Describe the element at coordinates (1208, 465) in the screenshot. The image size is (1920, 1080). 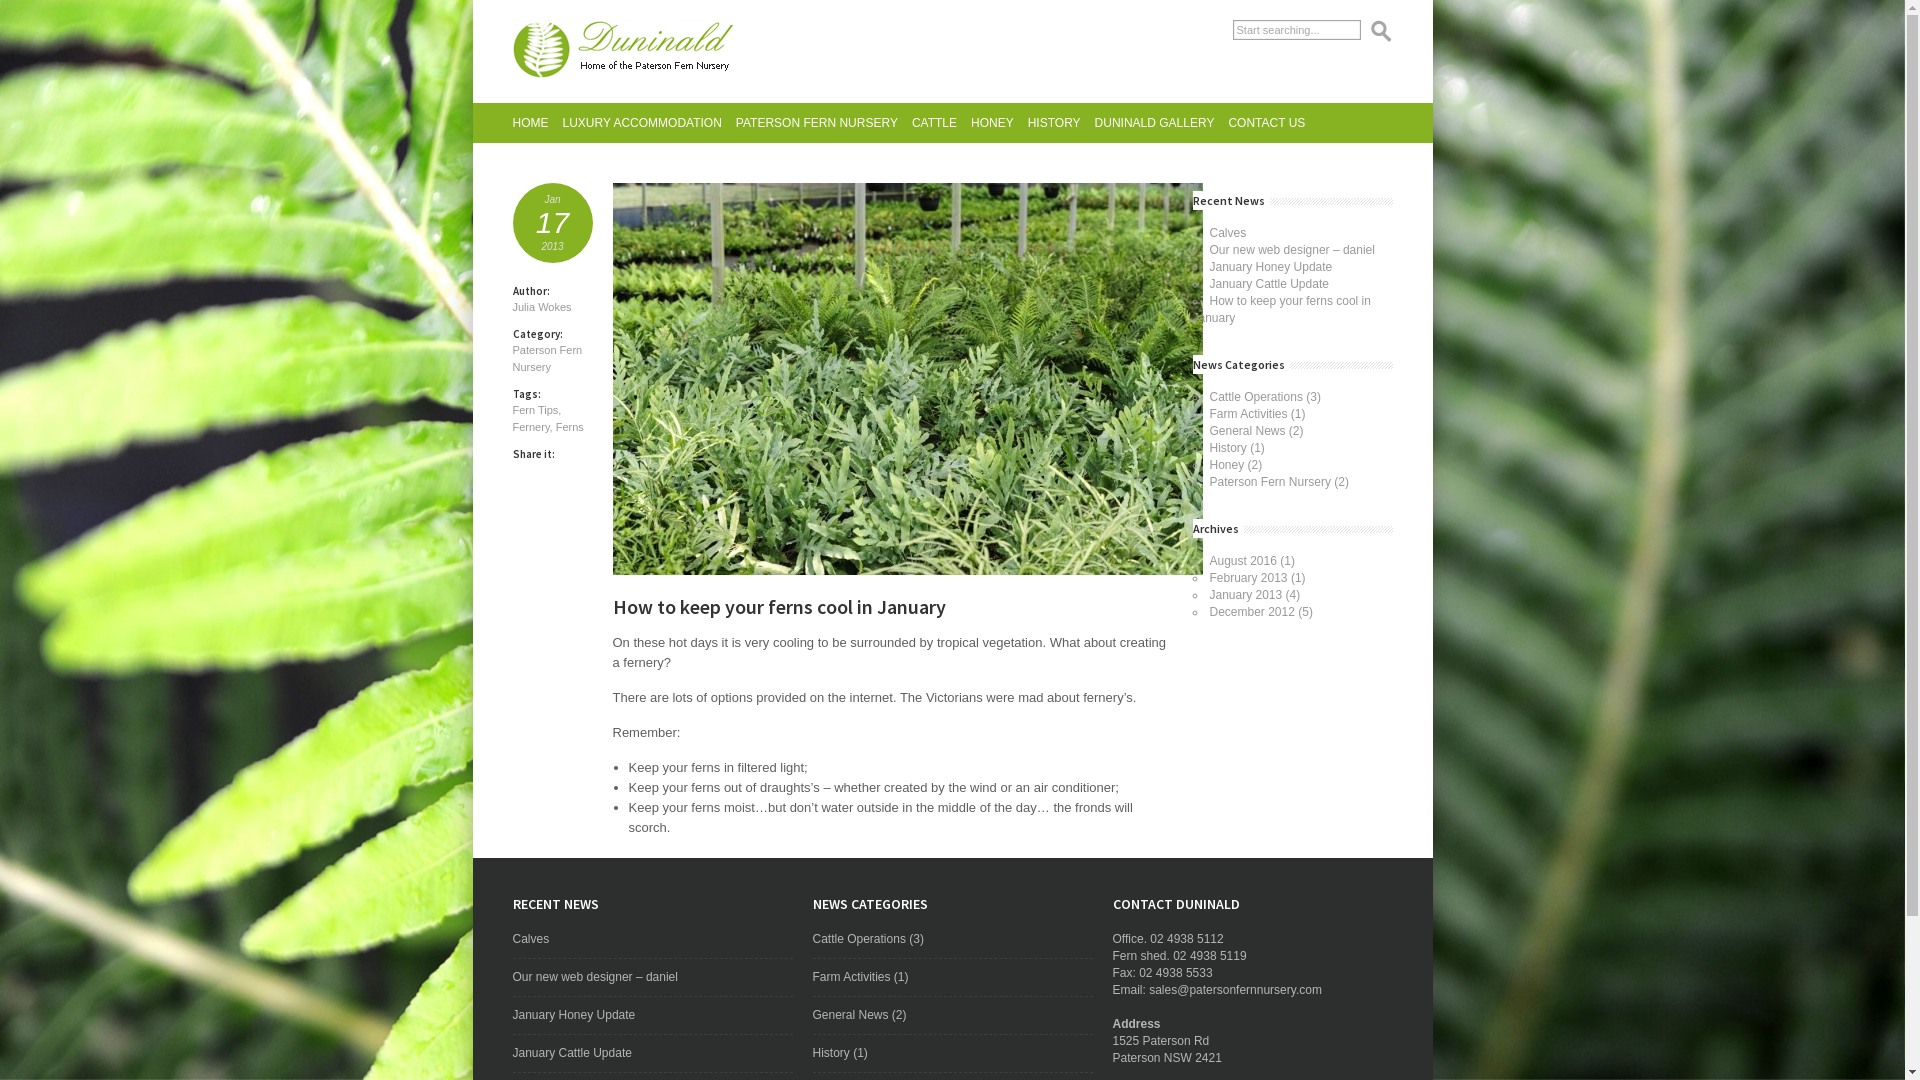
I see `'Honey'` at that location.